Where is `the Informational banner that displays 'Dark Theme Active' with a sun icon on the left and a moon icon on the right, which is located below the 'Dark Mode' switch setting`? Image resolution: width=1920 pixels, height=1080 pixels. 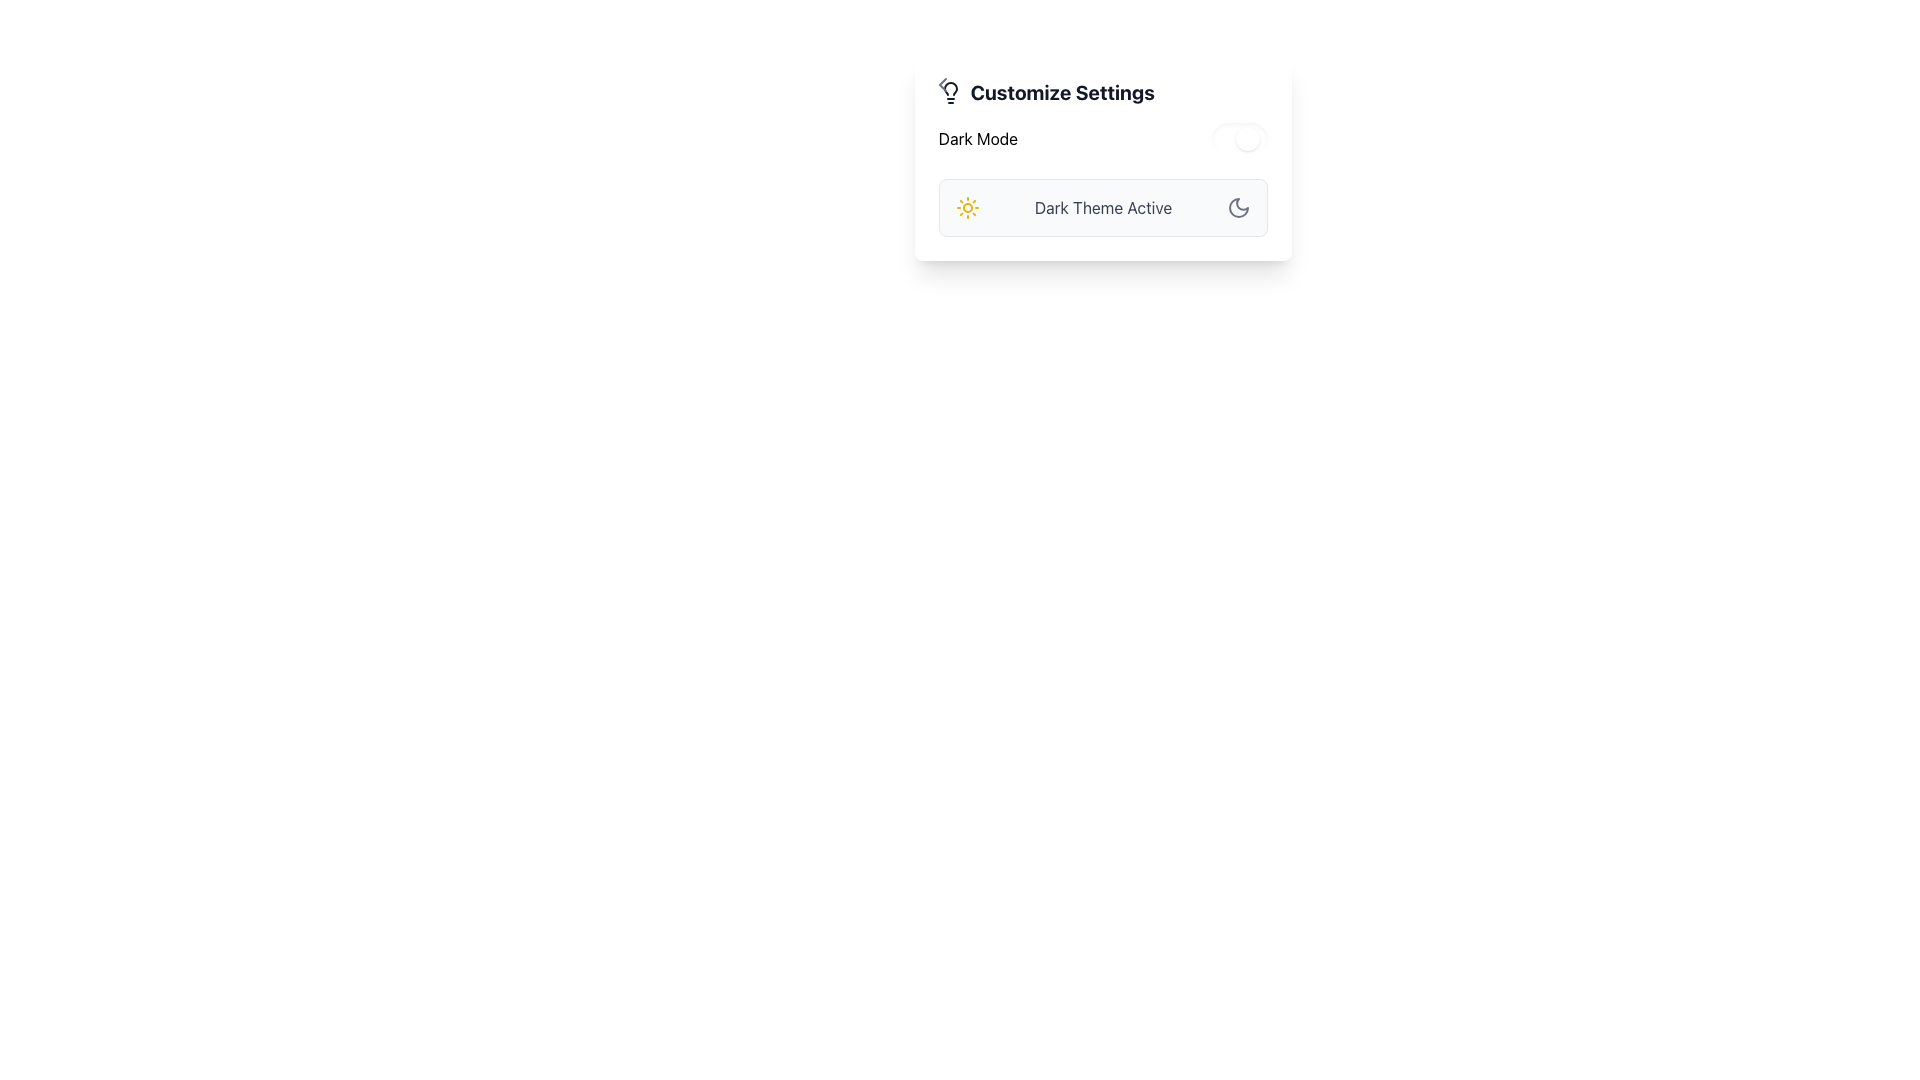 the Informational banner that displays 'Dark Theme Active' with a sun icon on the left and a moon icon on the right, which is located below the 'Dark Mode' switch setting is located at coordinates (1102, 208).